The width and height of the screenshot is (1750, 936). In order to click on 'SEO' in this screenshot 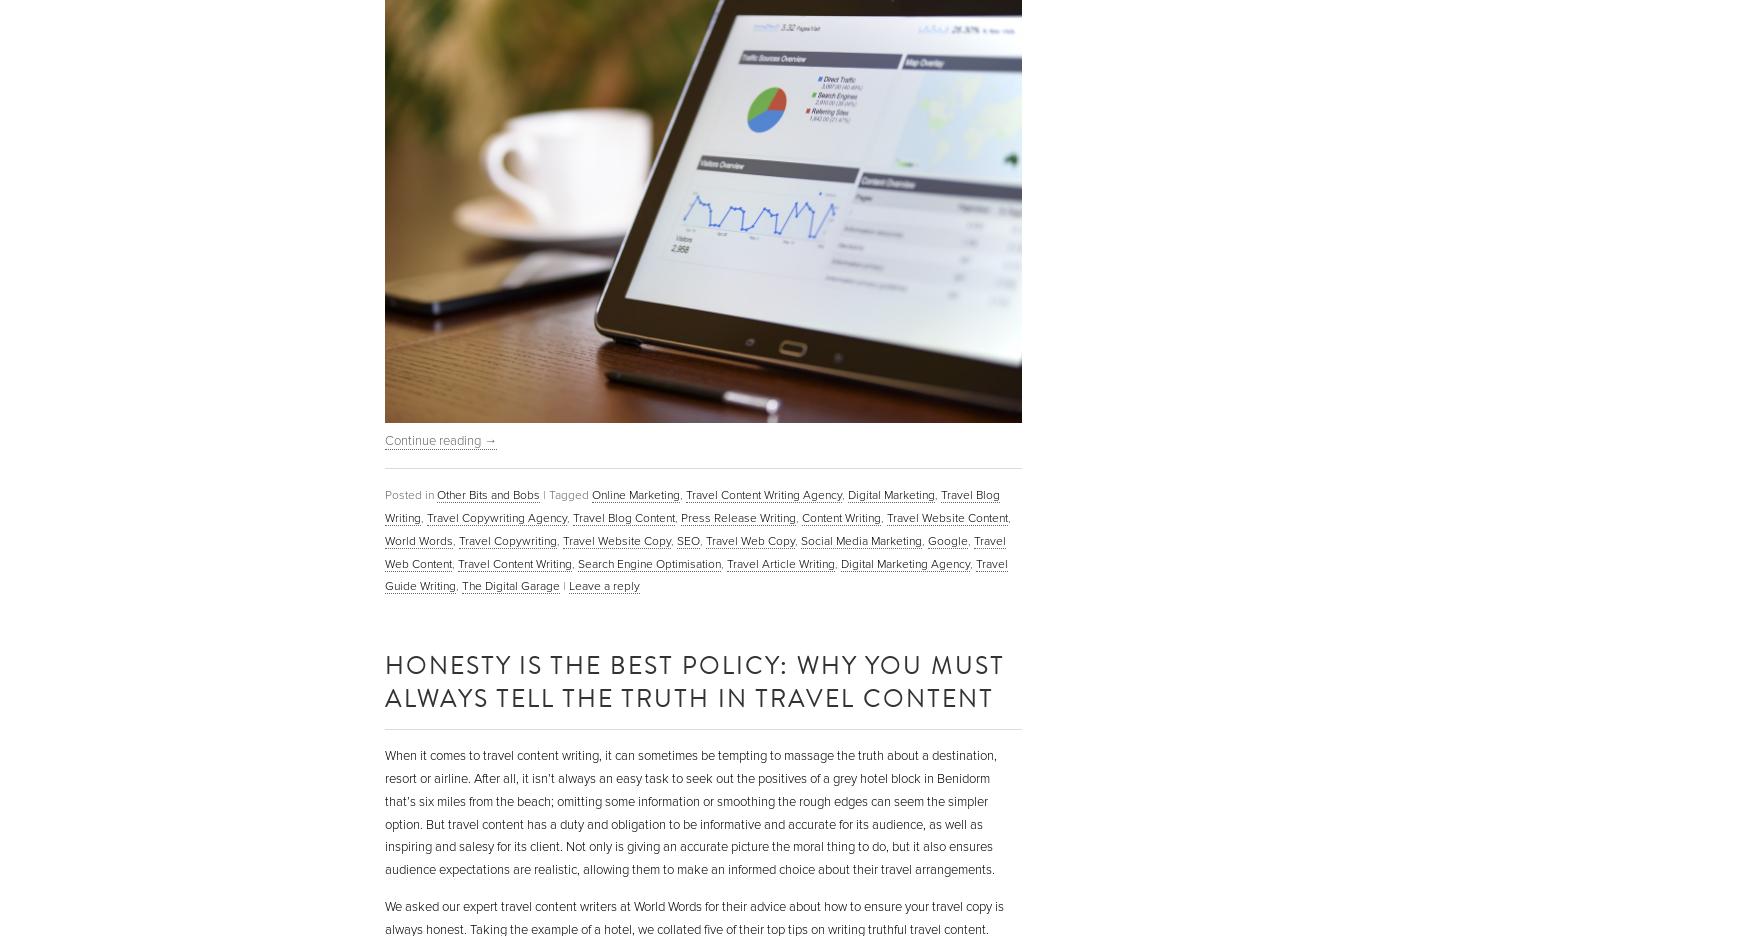, I will do `click(688, 539)`.